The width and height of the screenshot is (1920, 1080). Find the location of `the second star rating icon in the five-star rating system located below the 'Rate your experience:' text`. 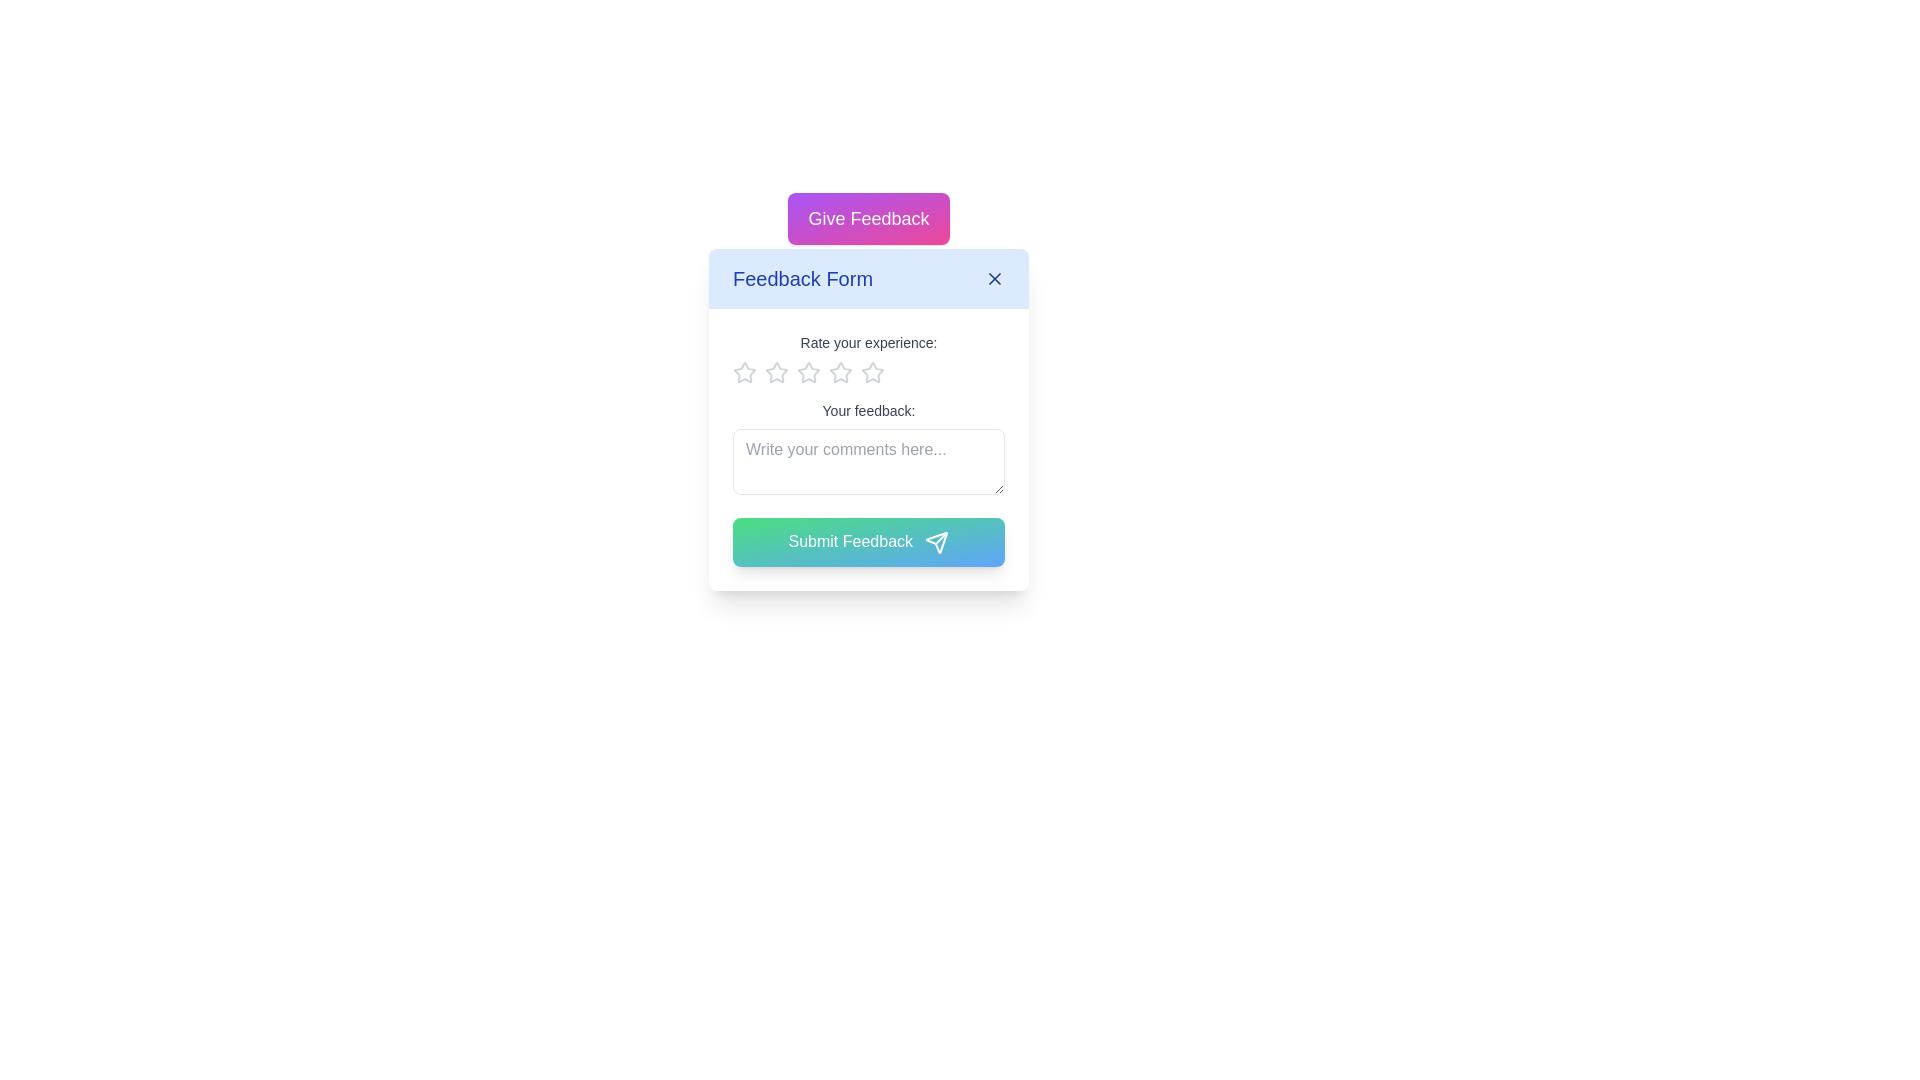

the second star rating icon in the five-star rating system located below the 'Rate your experience:' text is located at coordinates (840, 372).